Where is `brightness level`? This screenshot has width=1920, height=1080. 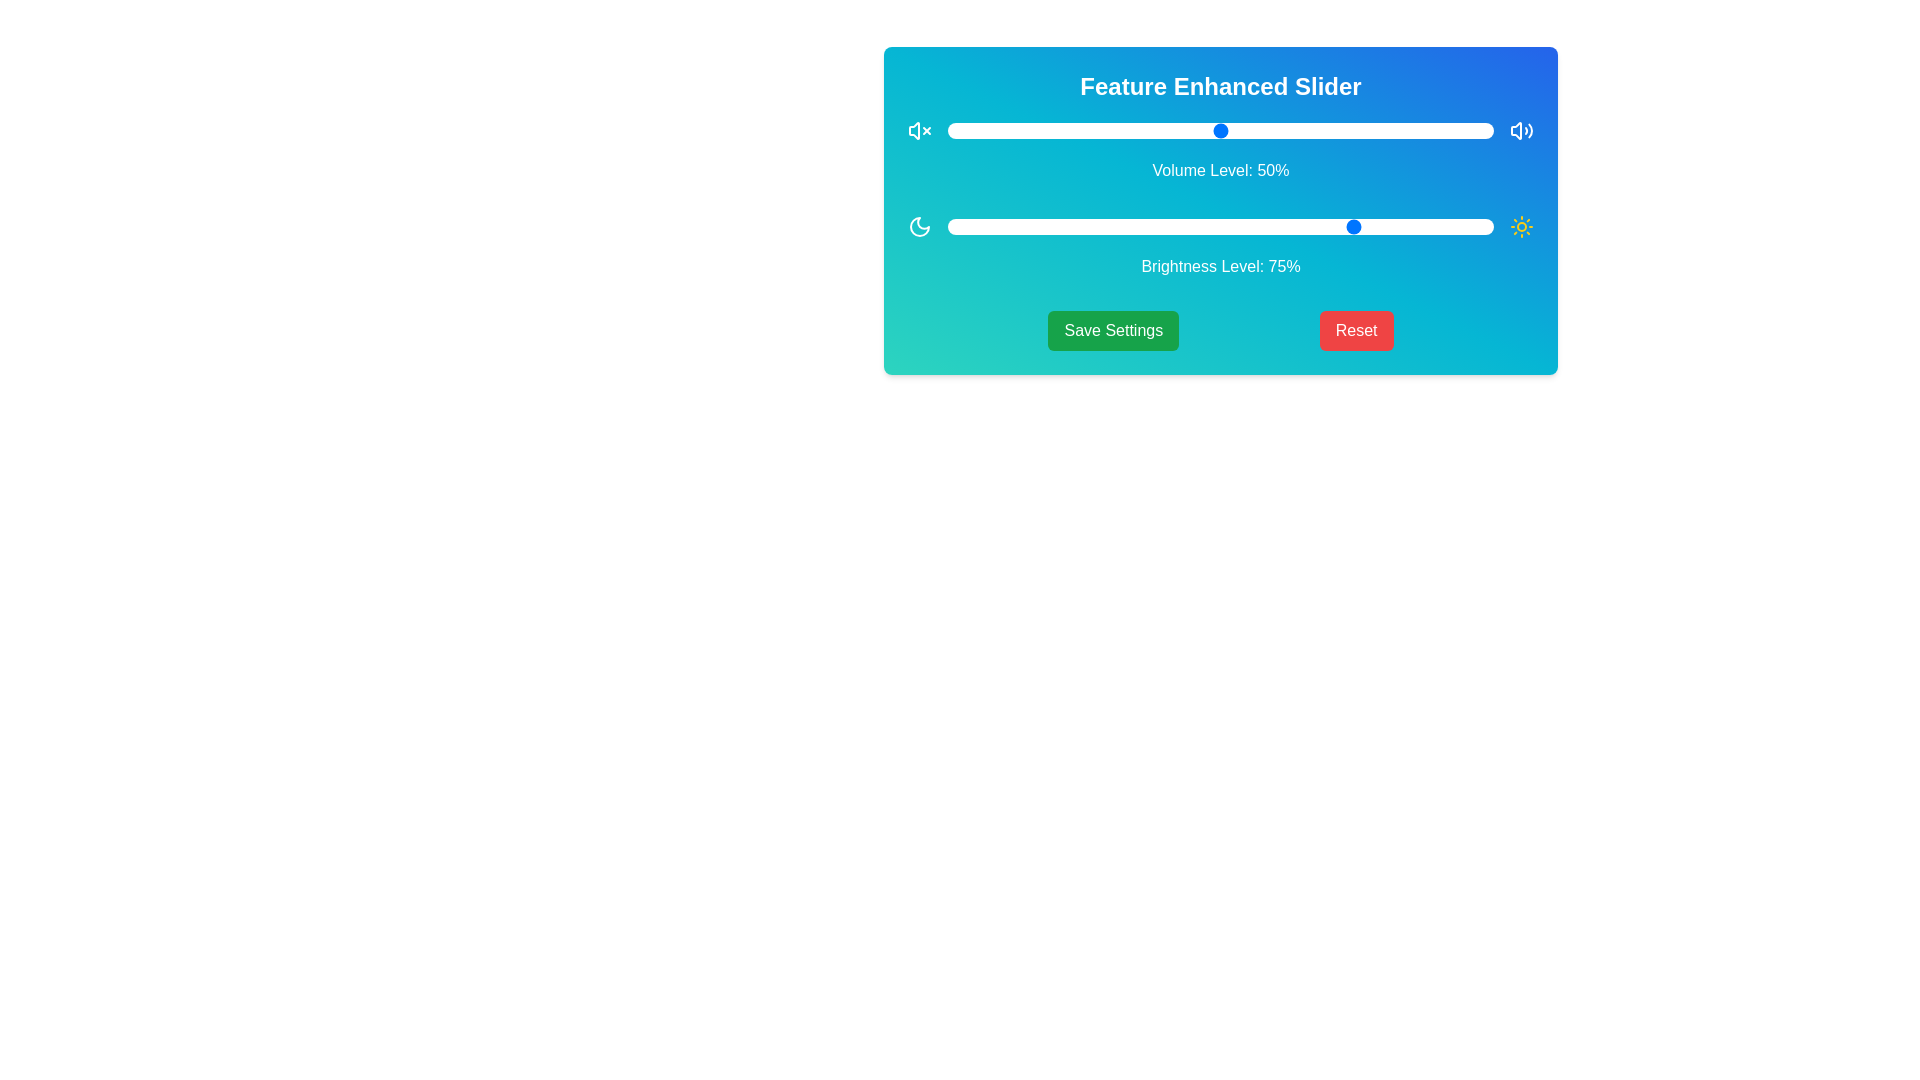 brightness level is located at coordinates (947, 226).